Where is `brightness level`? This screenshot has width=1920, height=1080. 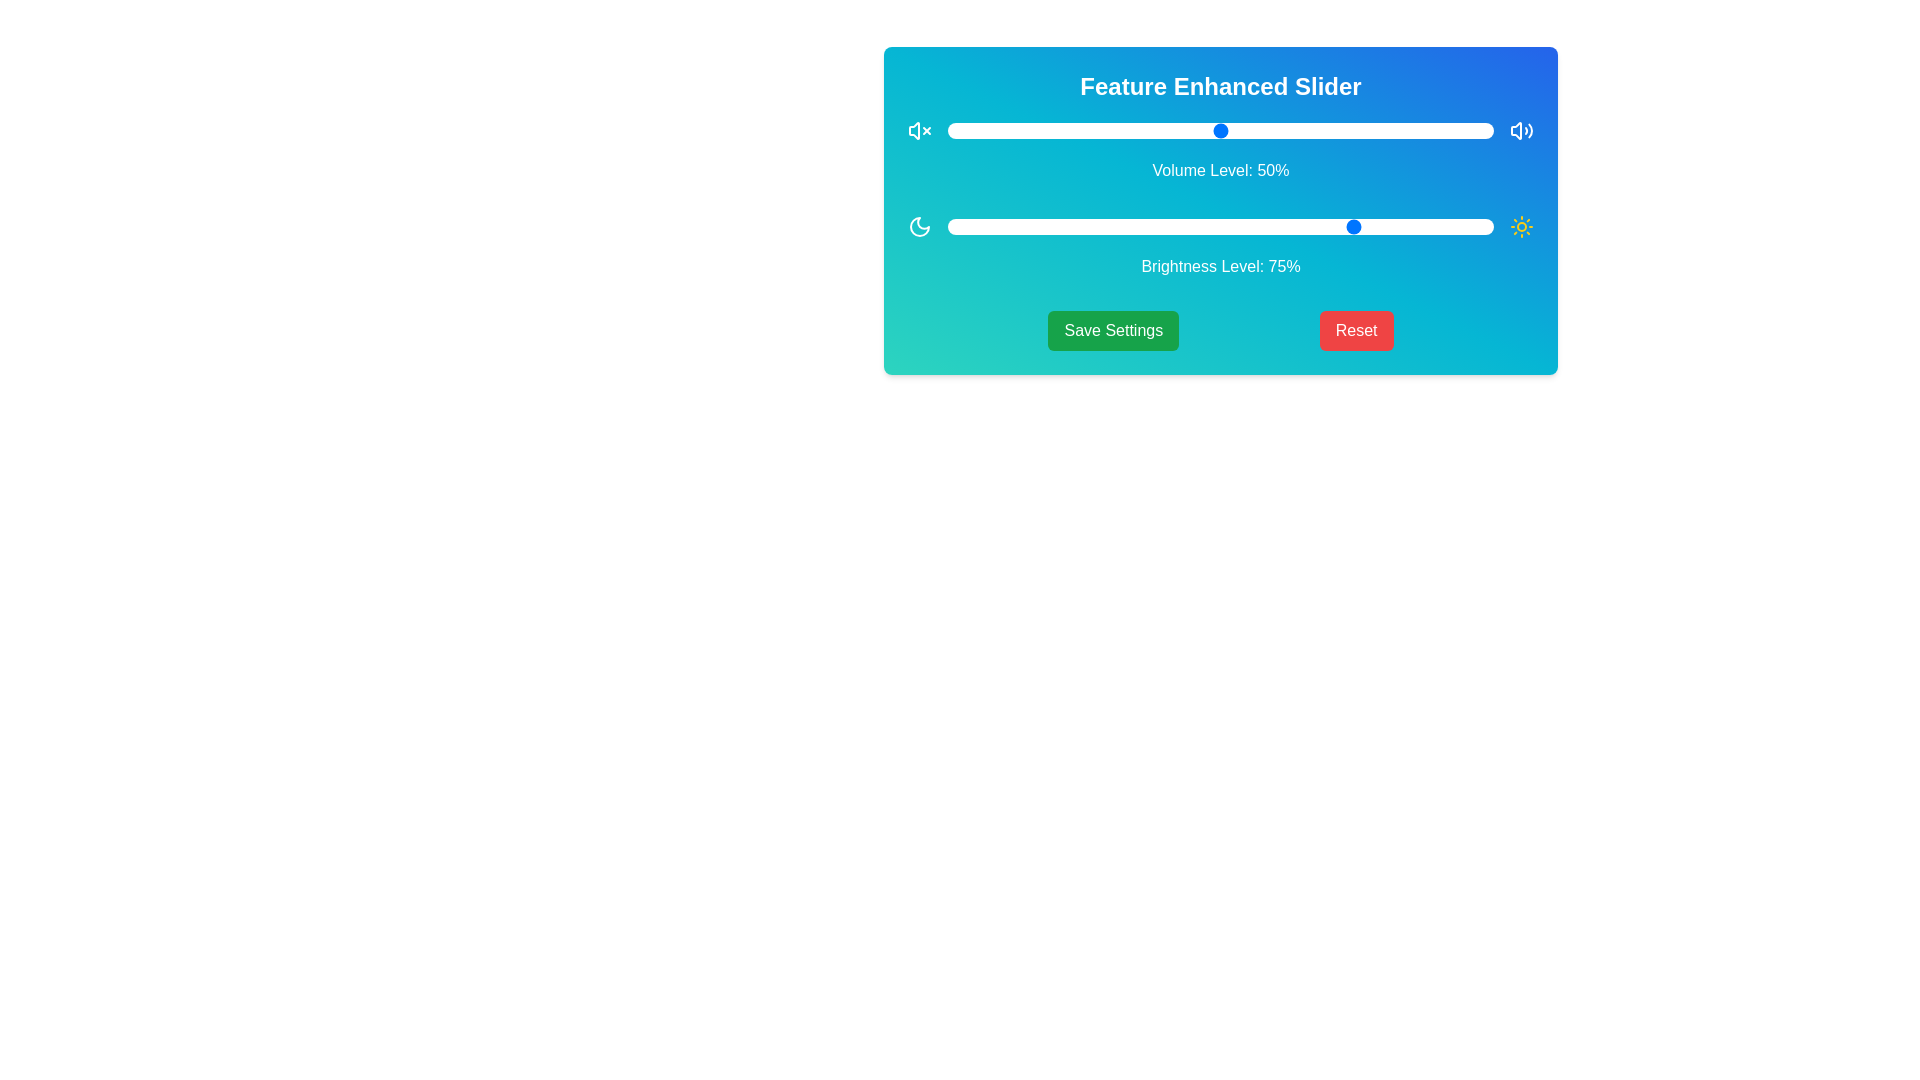 brightness level is located at coordinates (947, 226).